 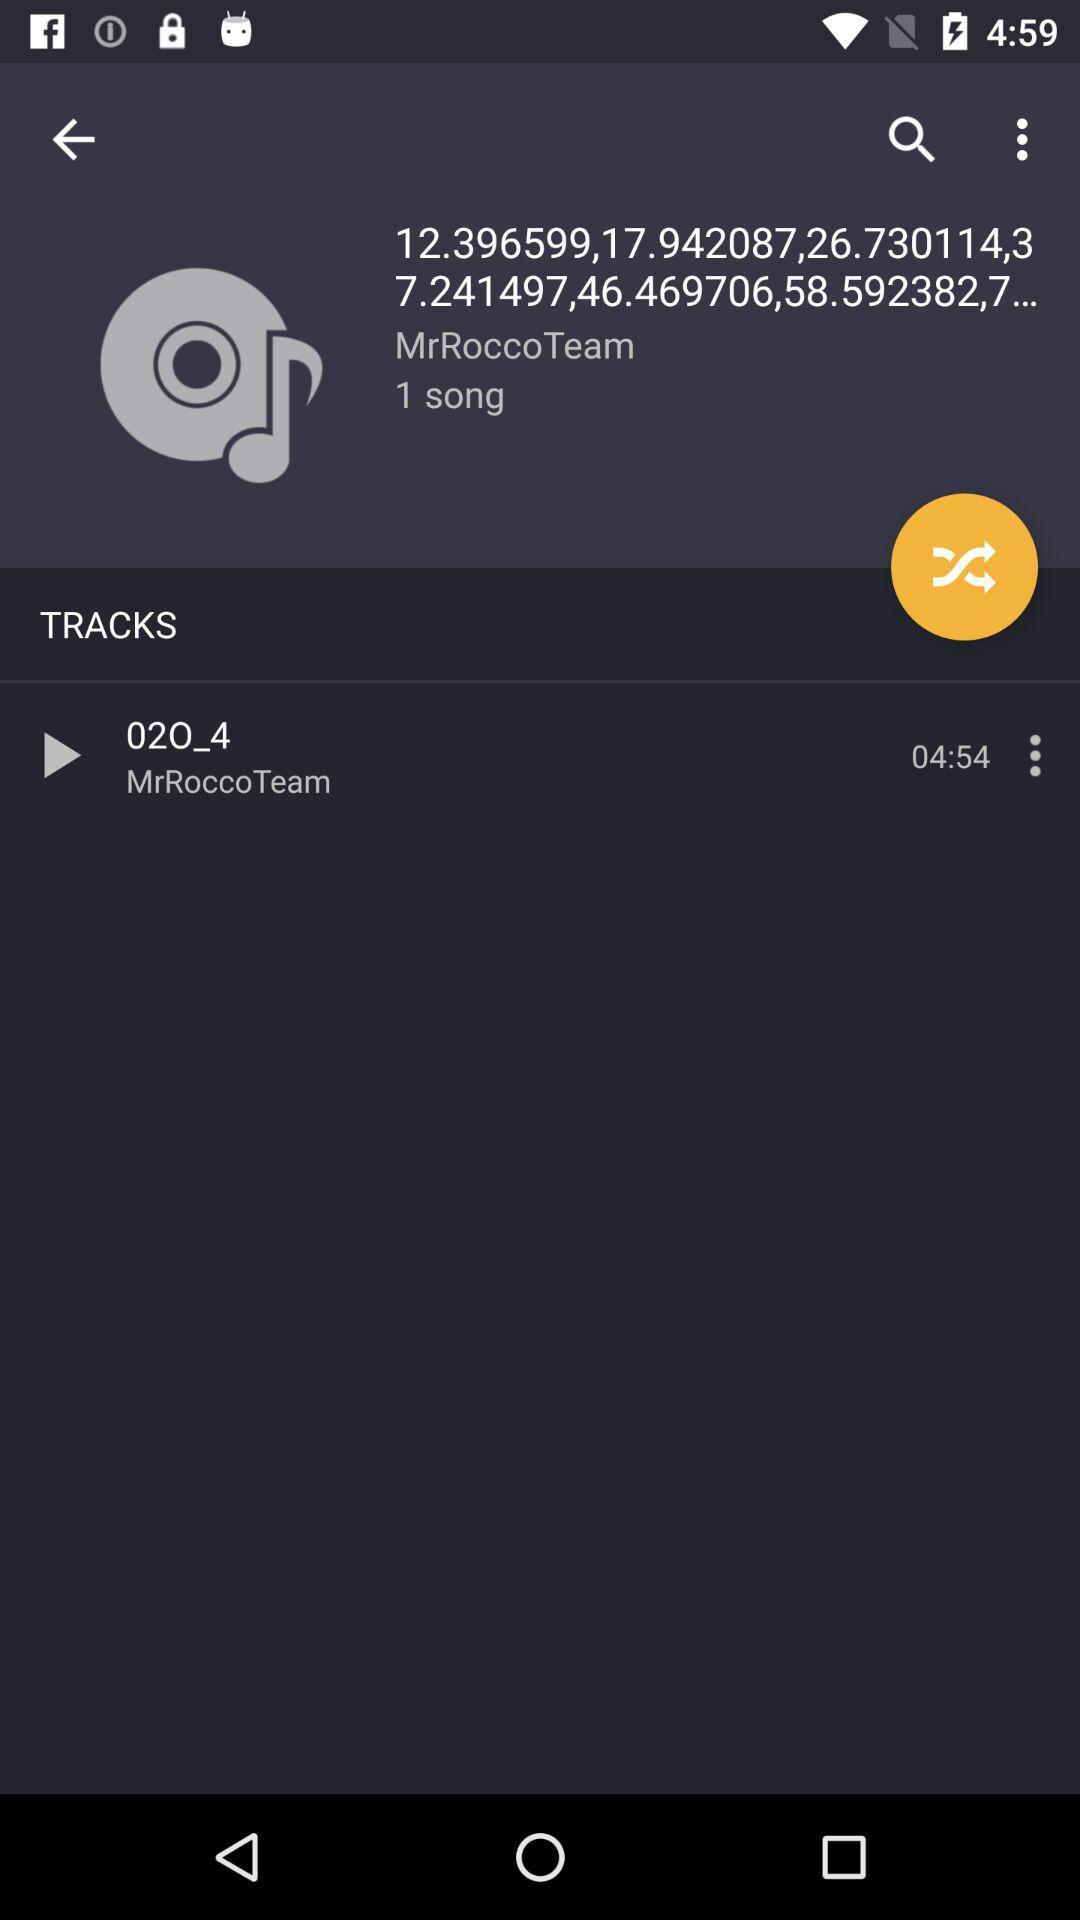 I want to click on item to the left of the 12 396599 17 item, so click(x=72, y=138).